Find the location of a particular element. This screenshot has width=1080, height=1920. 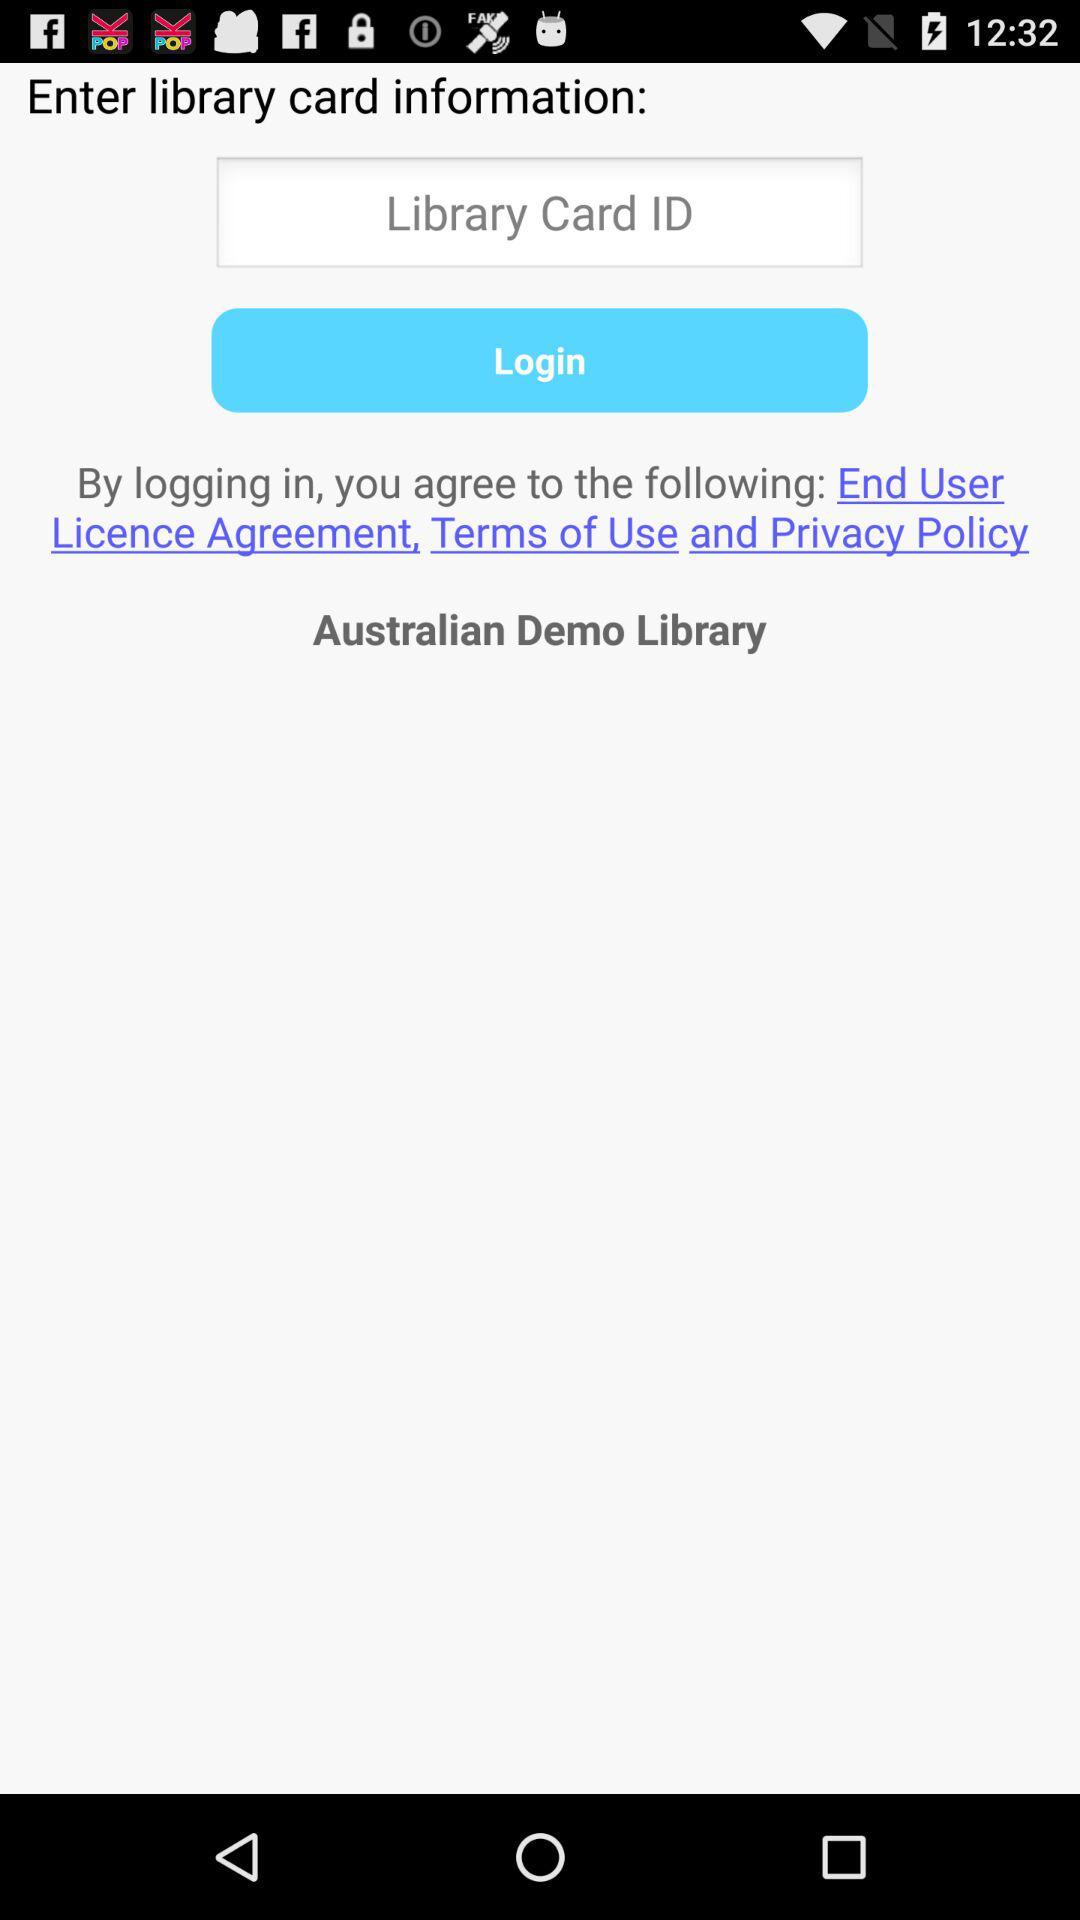

the item below login button is located at coordinates (540, 506).